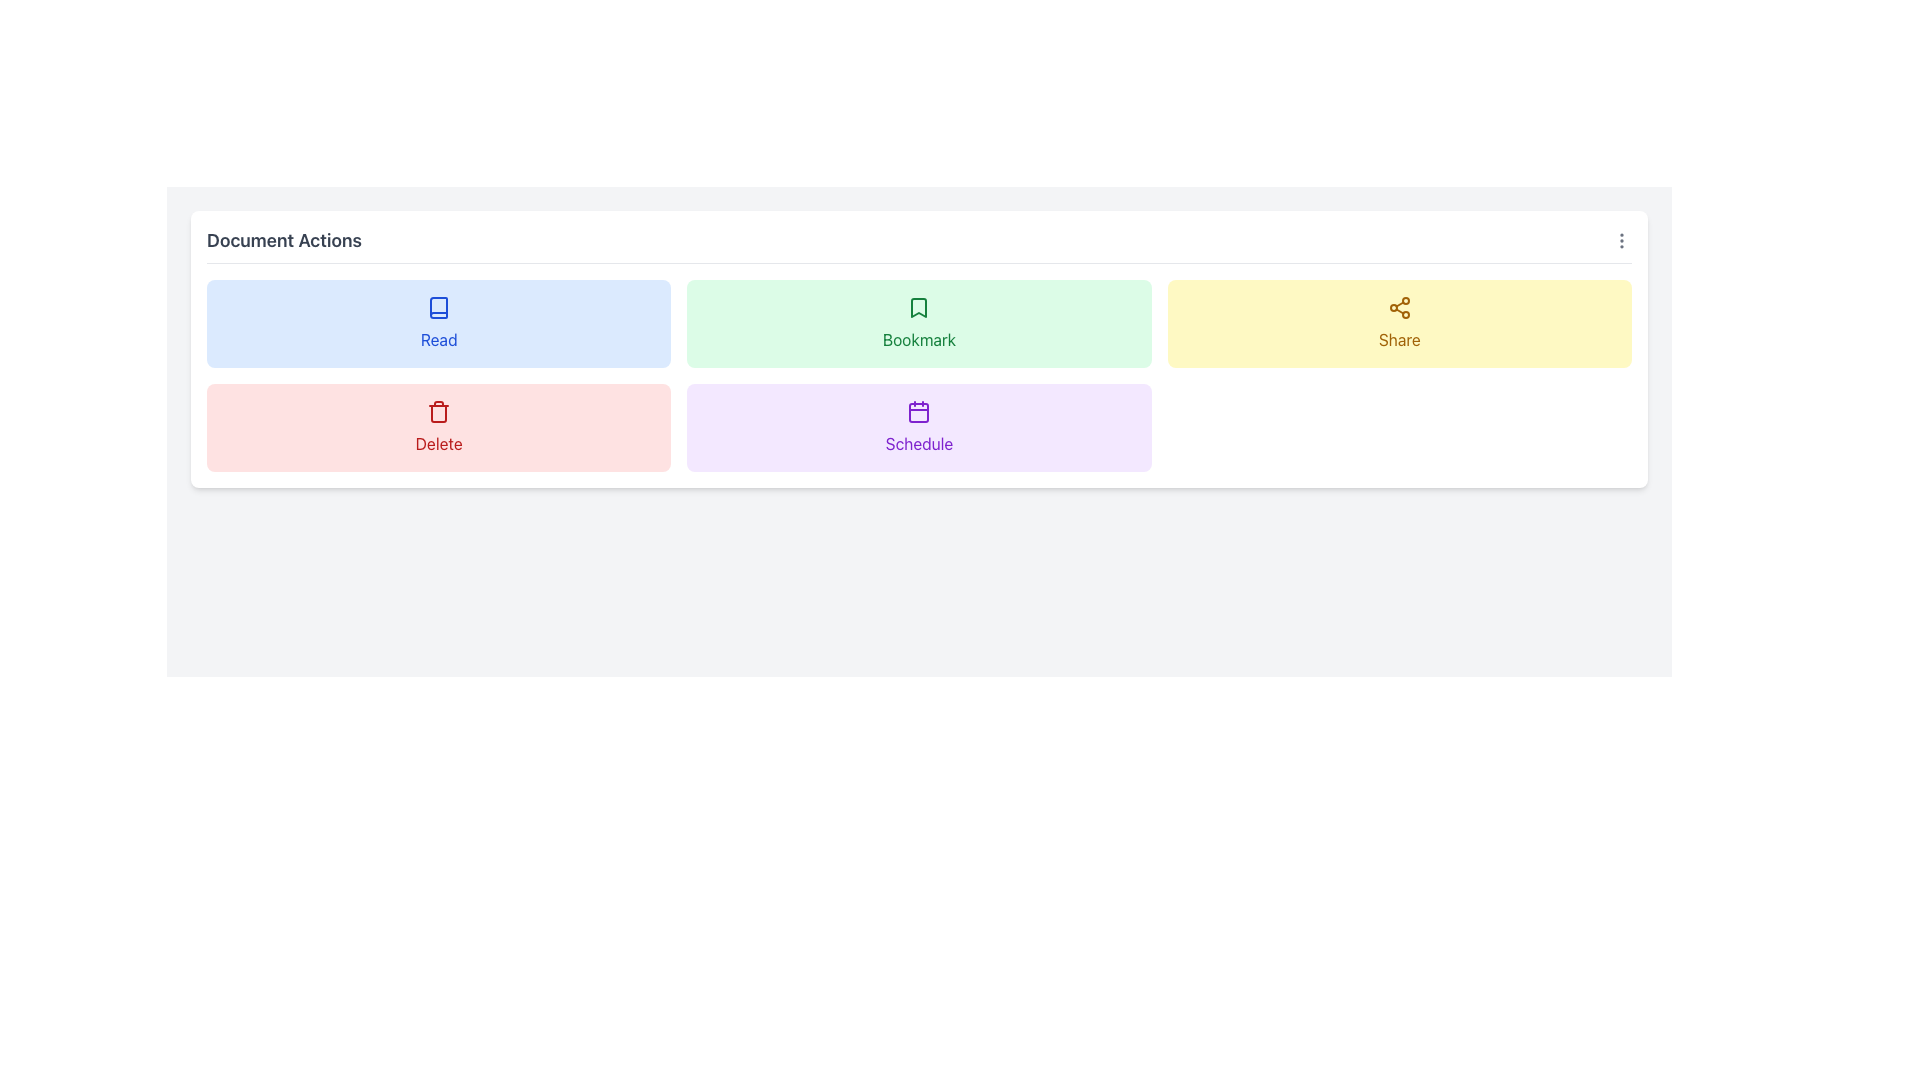  What do you see at coordinates (918, 323) in the screenshot?
I see `the light green 'Bookmark' button with a bookmark icon to bookmark` at bounding box center [918, 323].